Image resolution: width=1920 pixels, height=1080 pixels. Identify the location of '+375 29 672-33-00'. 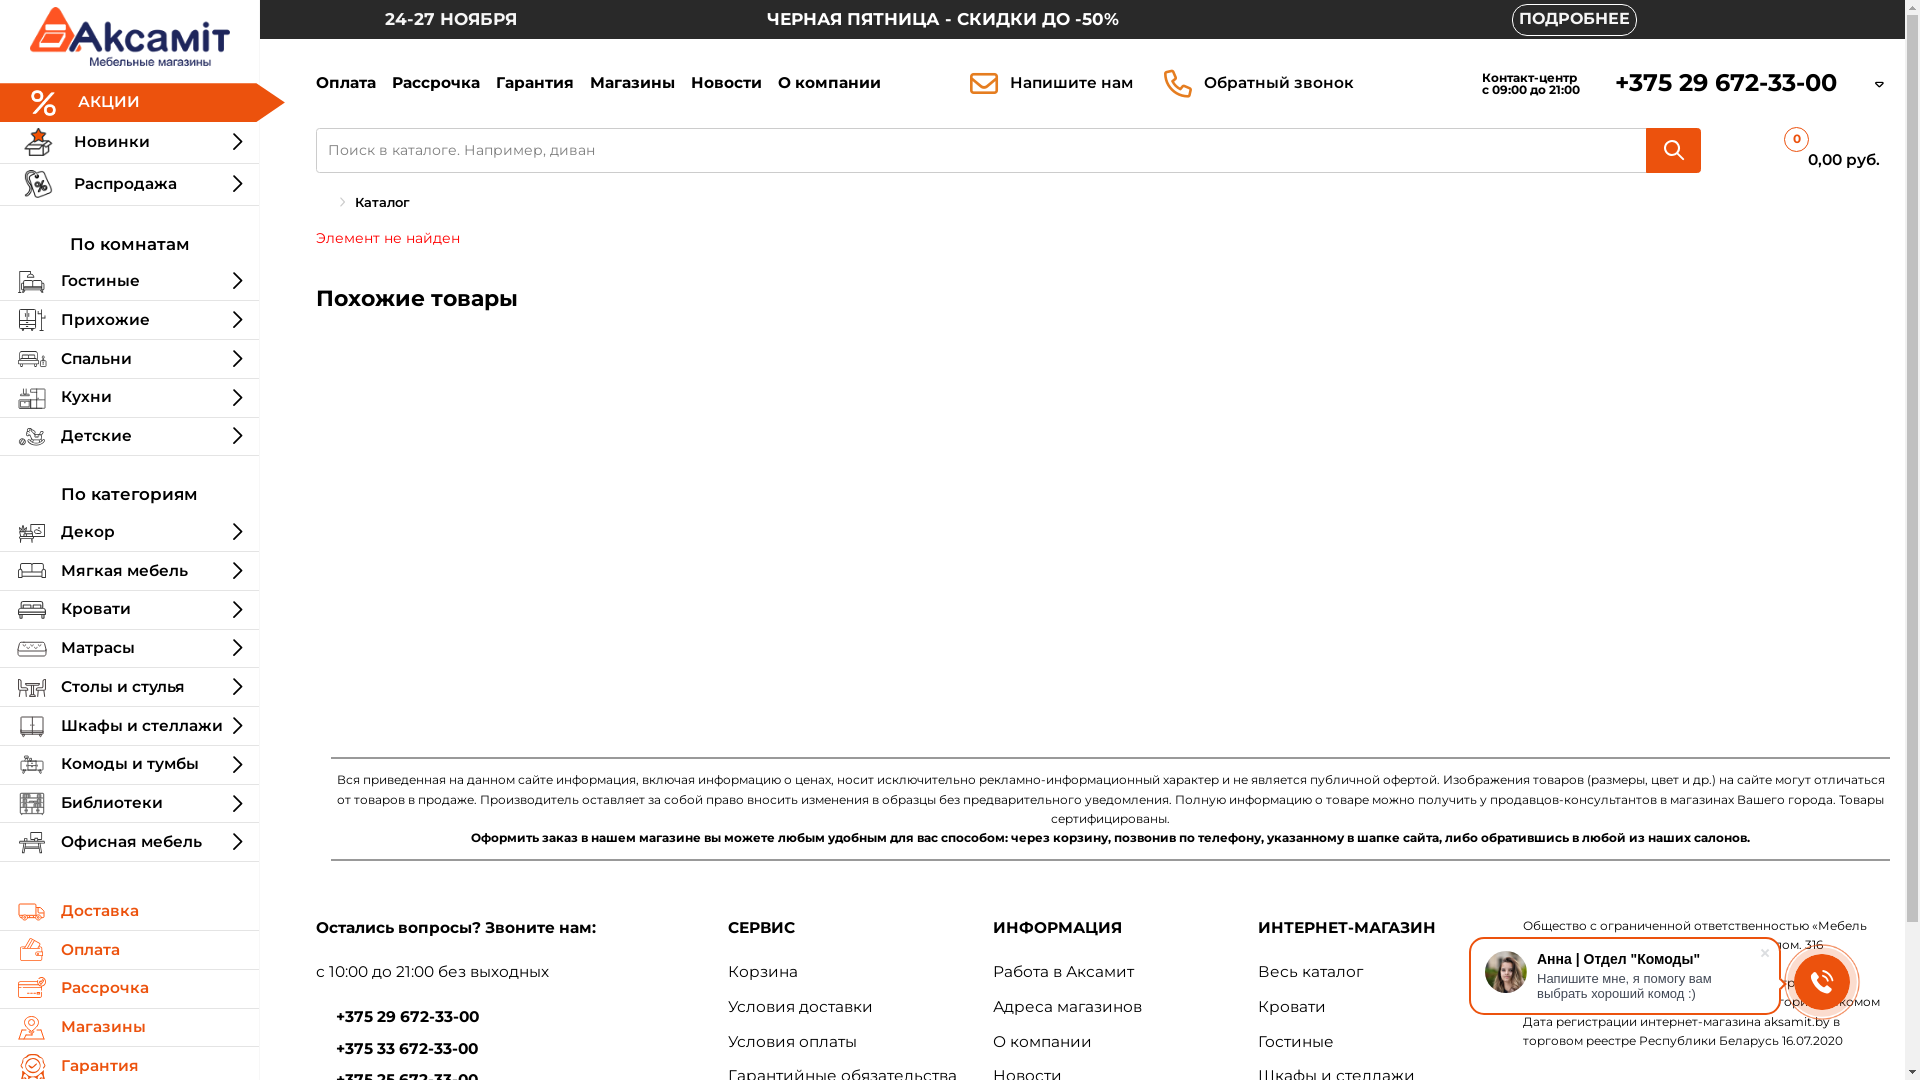
(406, 1016).